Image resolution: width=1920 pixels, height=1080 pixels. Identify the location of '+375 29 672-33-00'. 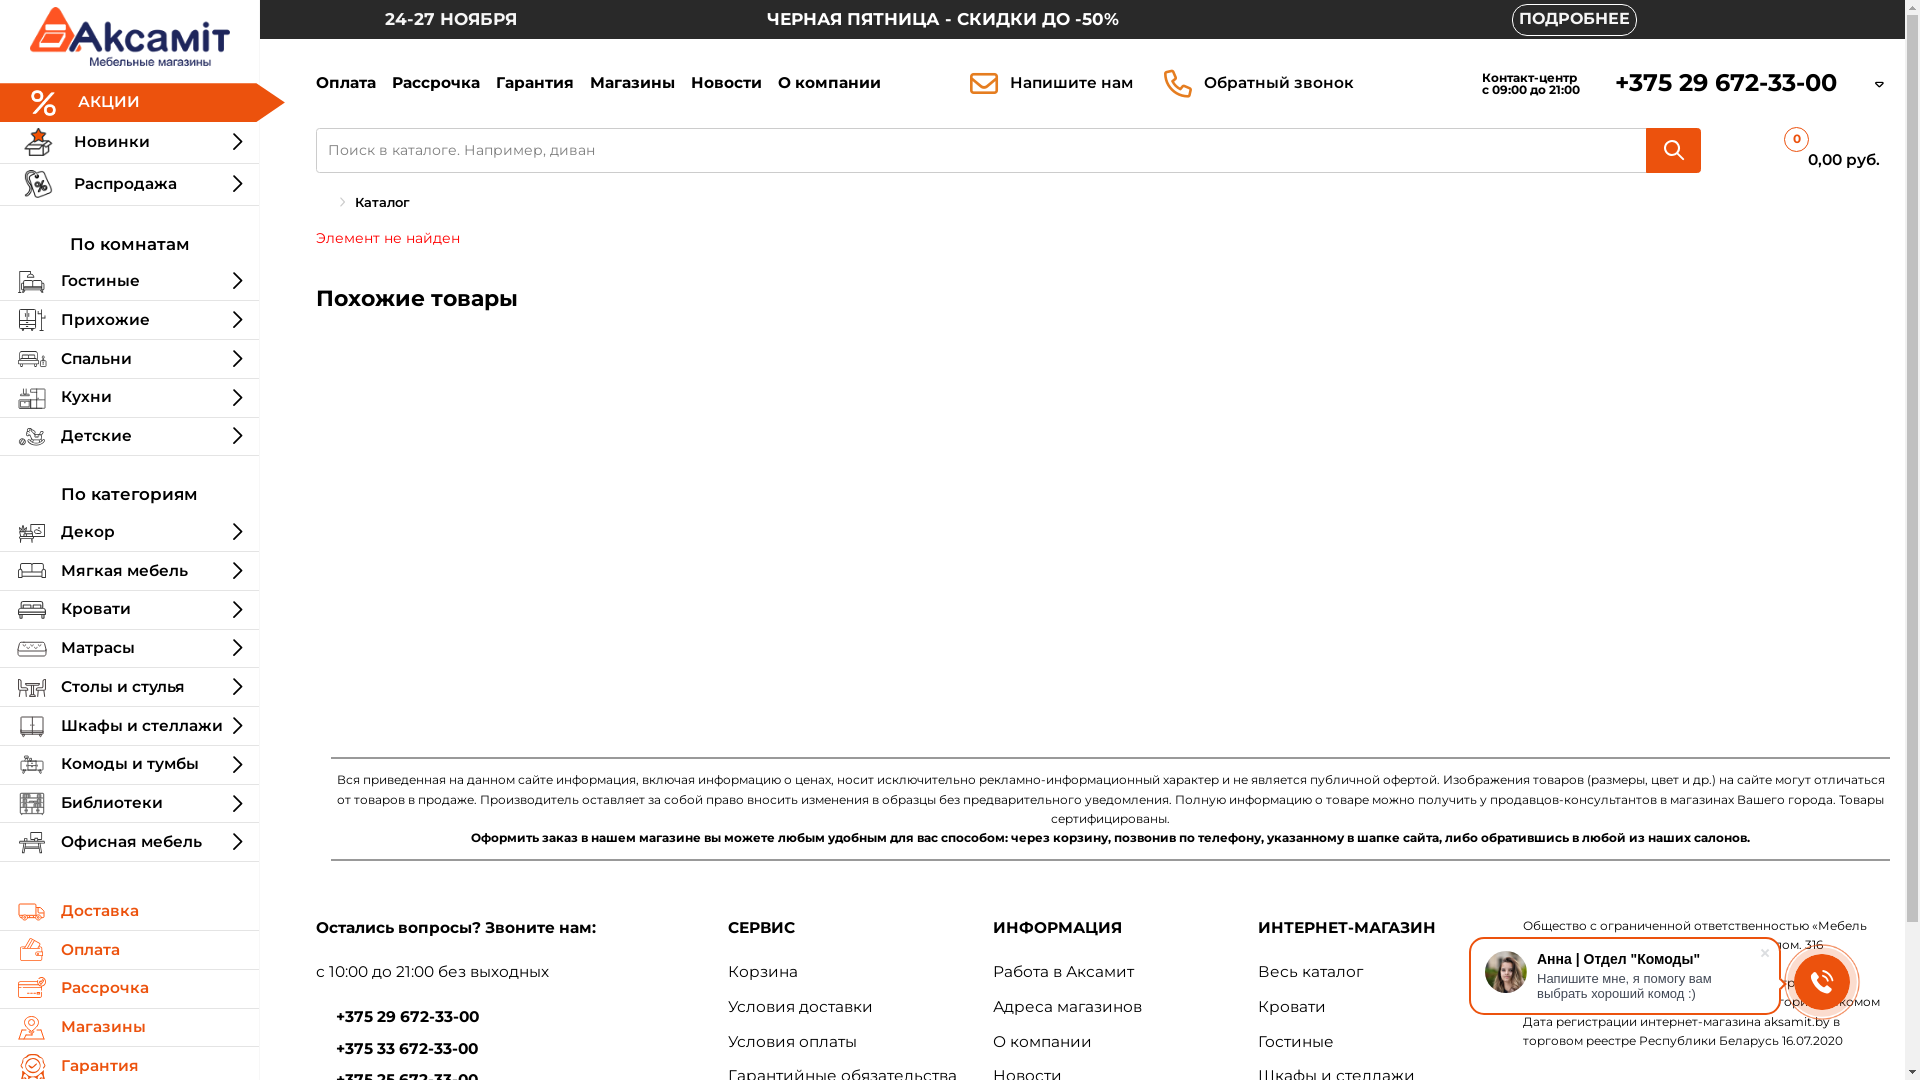
(406, 1016).